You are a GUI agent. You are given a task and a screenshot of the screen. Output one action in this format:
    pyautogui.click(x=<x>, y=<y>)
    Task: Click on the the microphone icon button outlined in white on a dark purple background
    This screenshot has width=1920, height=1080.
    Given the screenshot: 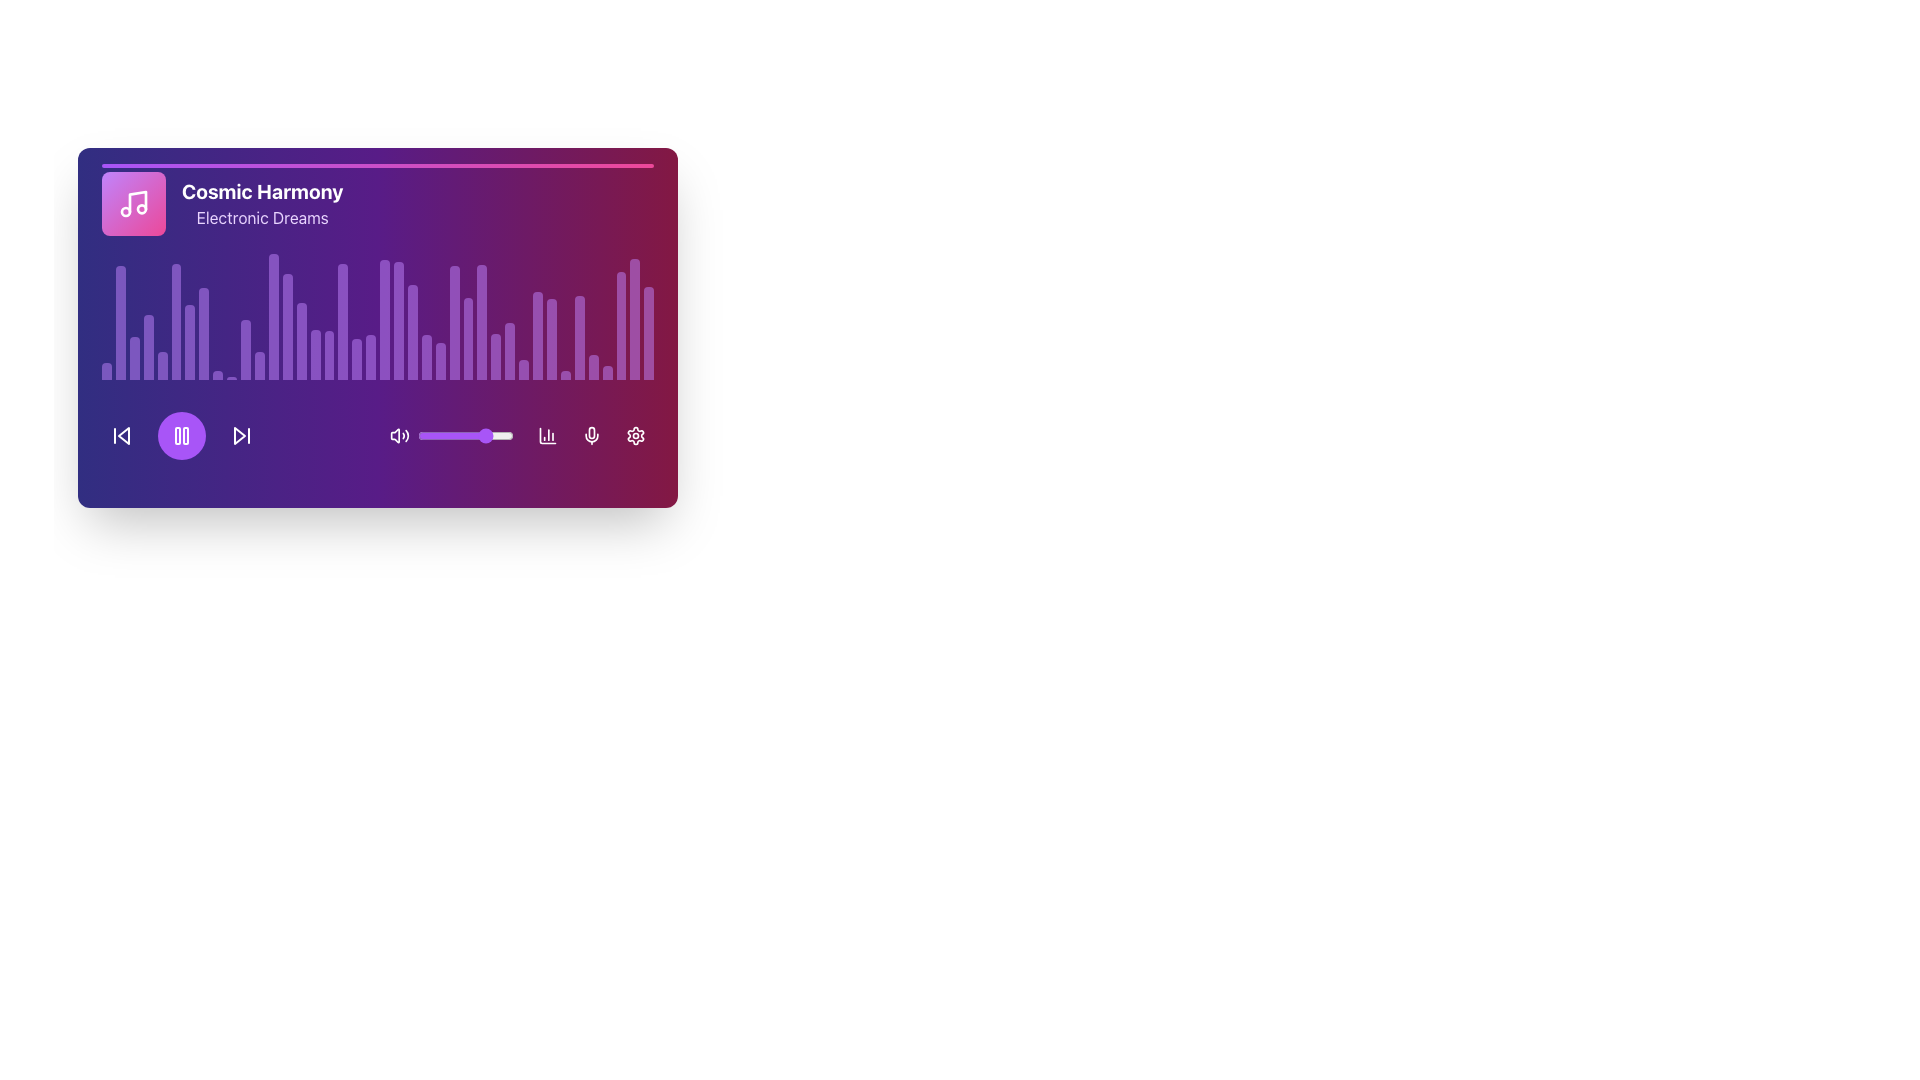 What is the action you would take?
    pyautogui.click(x=590, y=434)
    